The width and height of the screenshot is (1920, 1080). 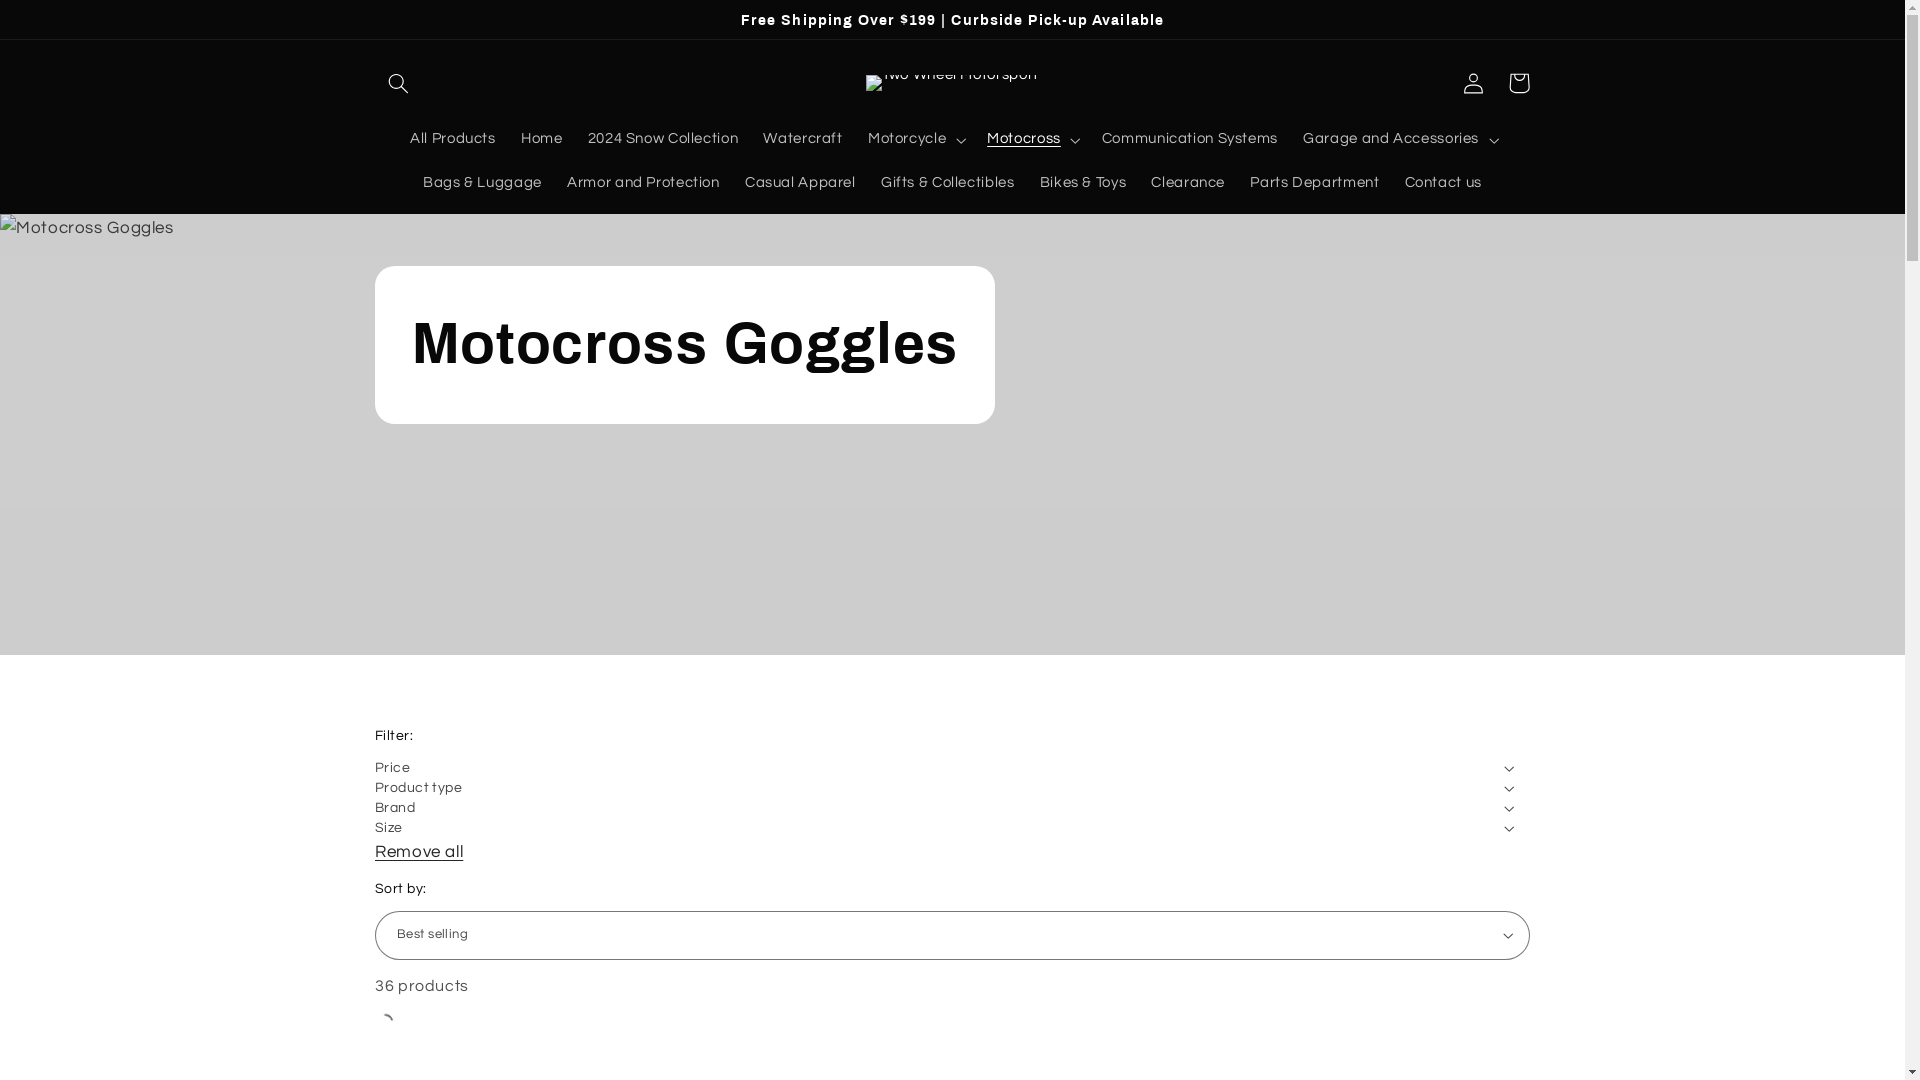 I want to click on 'Bags & Luggage', so click(x=481, y=184).